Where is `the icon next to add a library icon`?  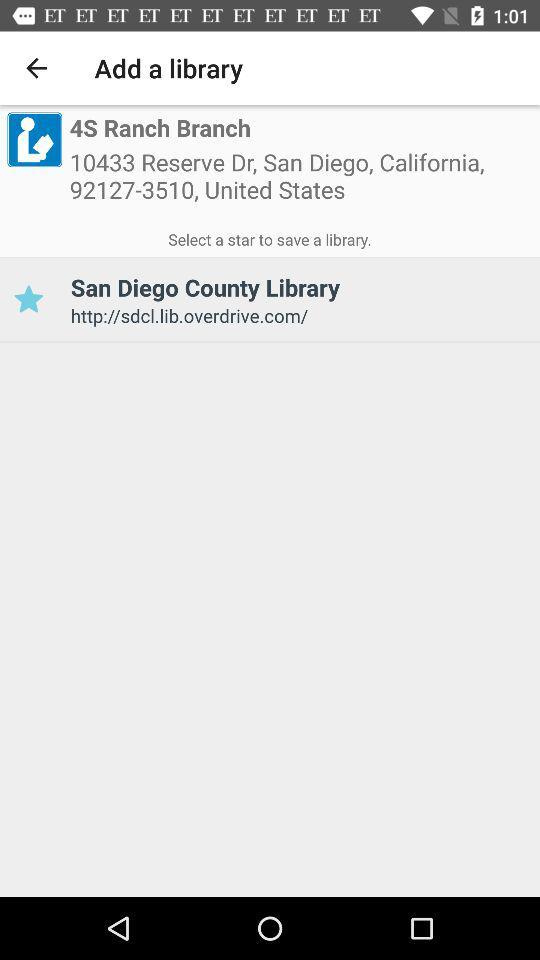 the icon next to add a library icon is located at coordinates (36, 68).